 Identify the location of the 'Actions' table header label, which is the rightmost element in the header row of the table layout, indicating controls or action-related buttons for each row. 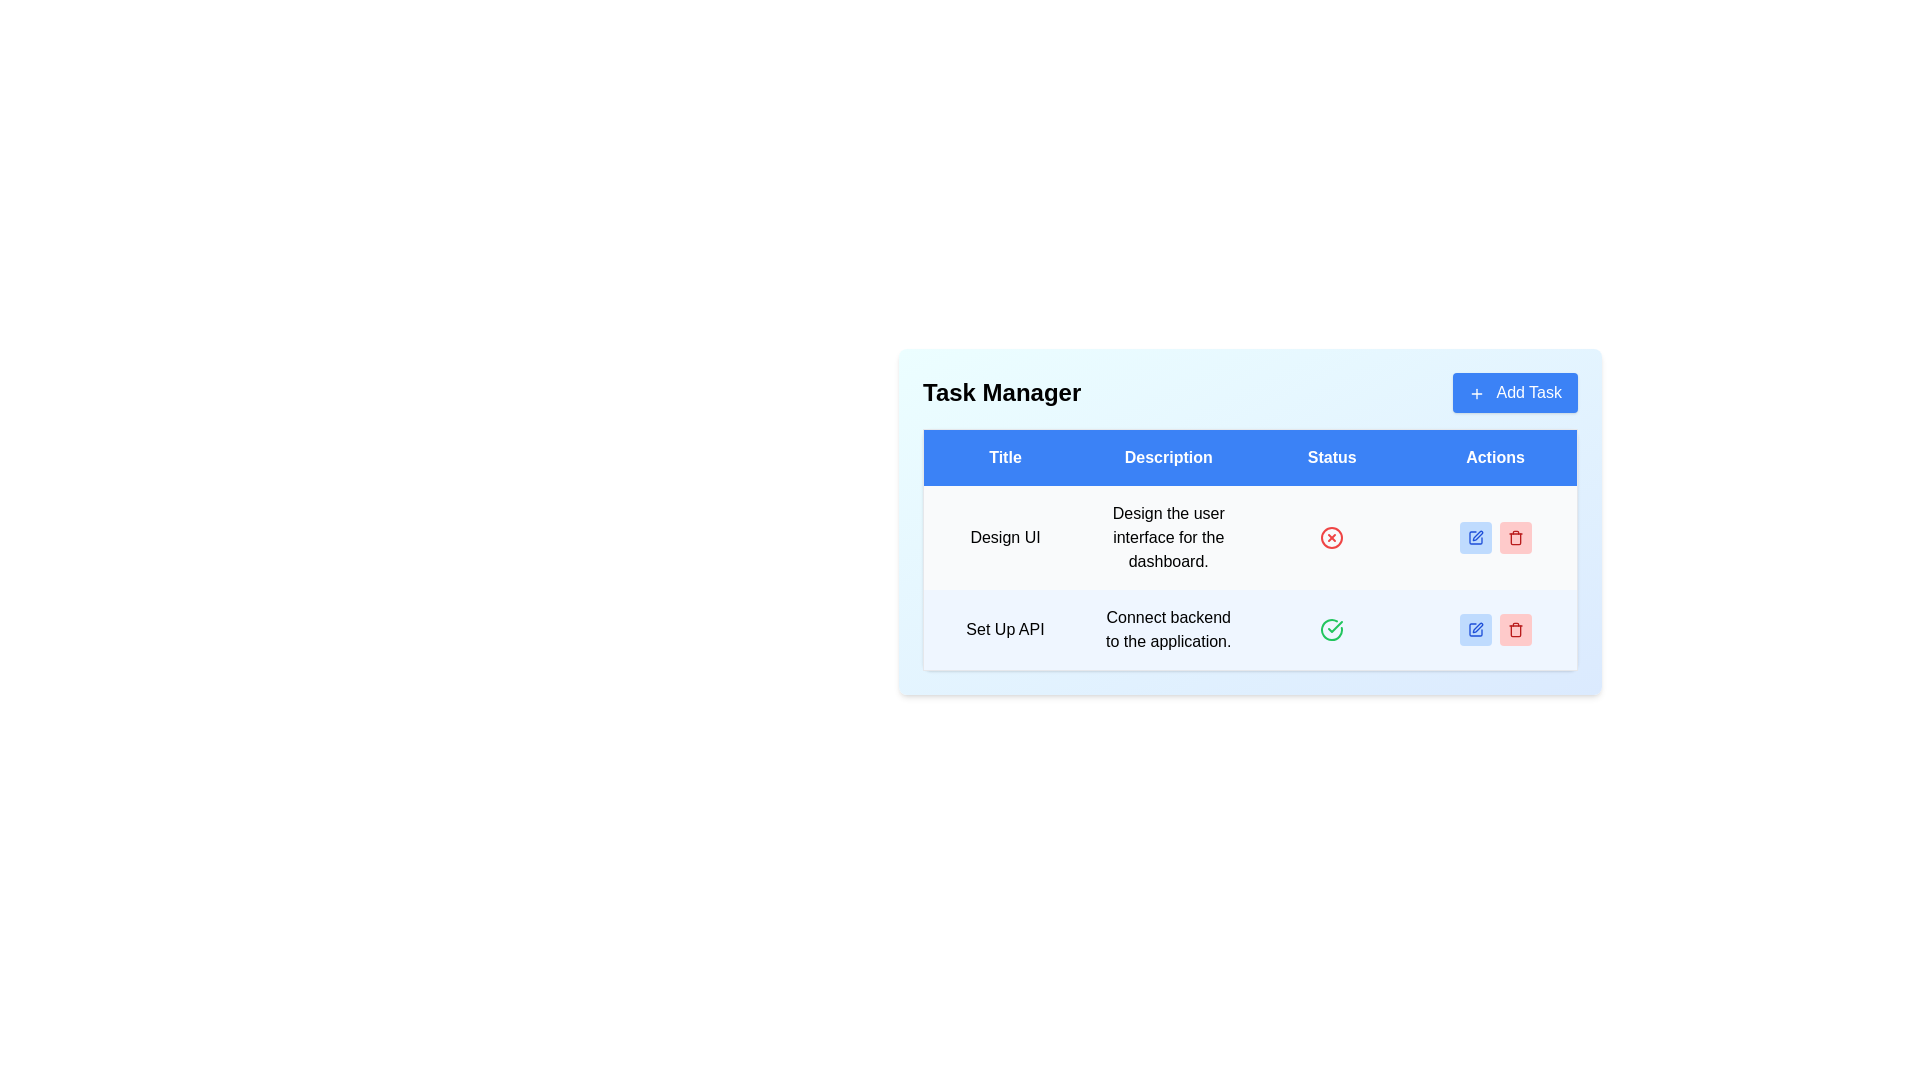
(1495, 457).